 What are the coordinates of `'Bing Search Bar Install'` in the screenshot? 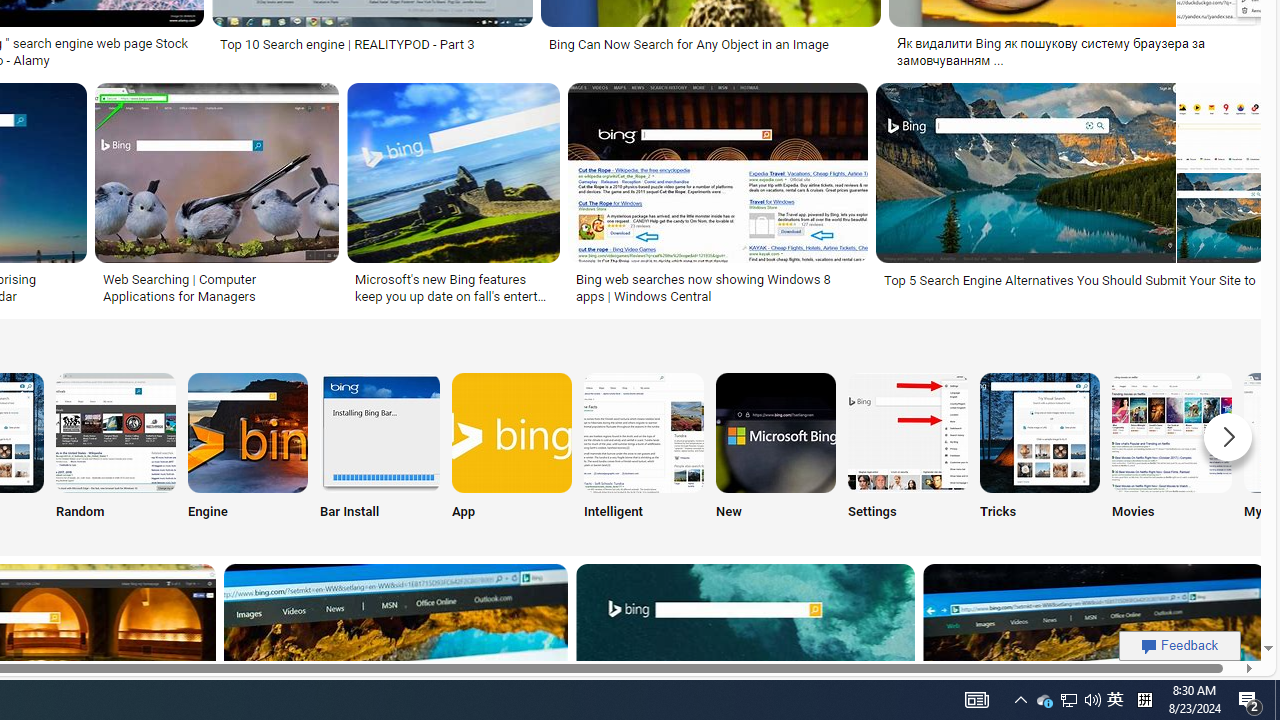 It's located at (380, 431).